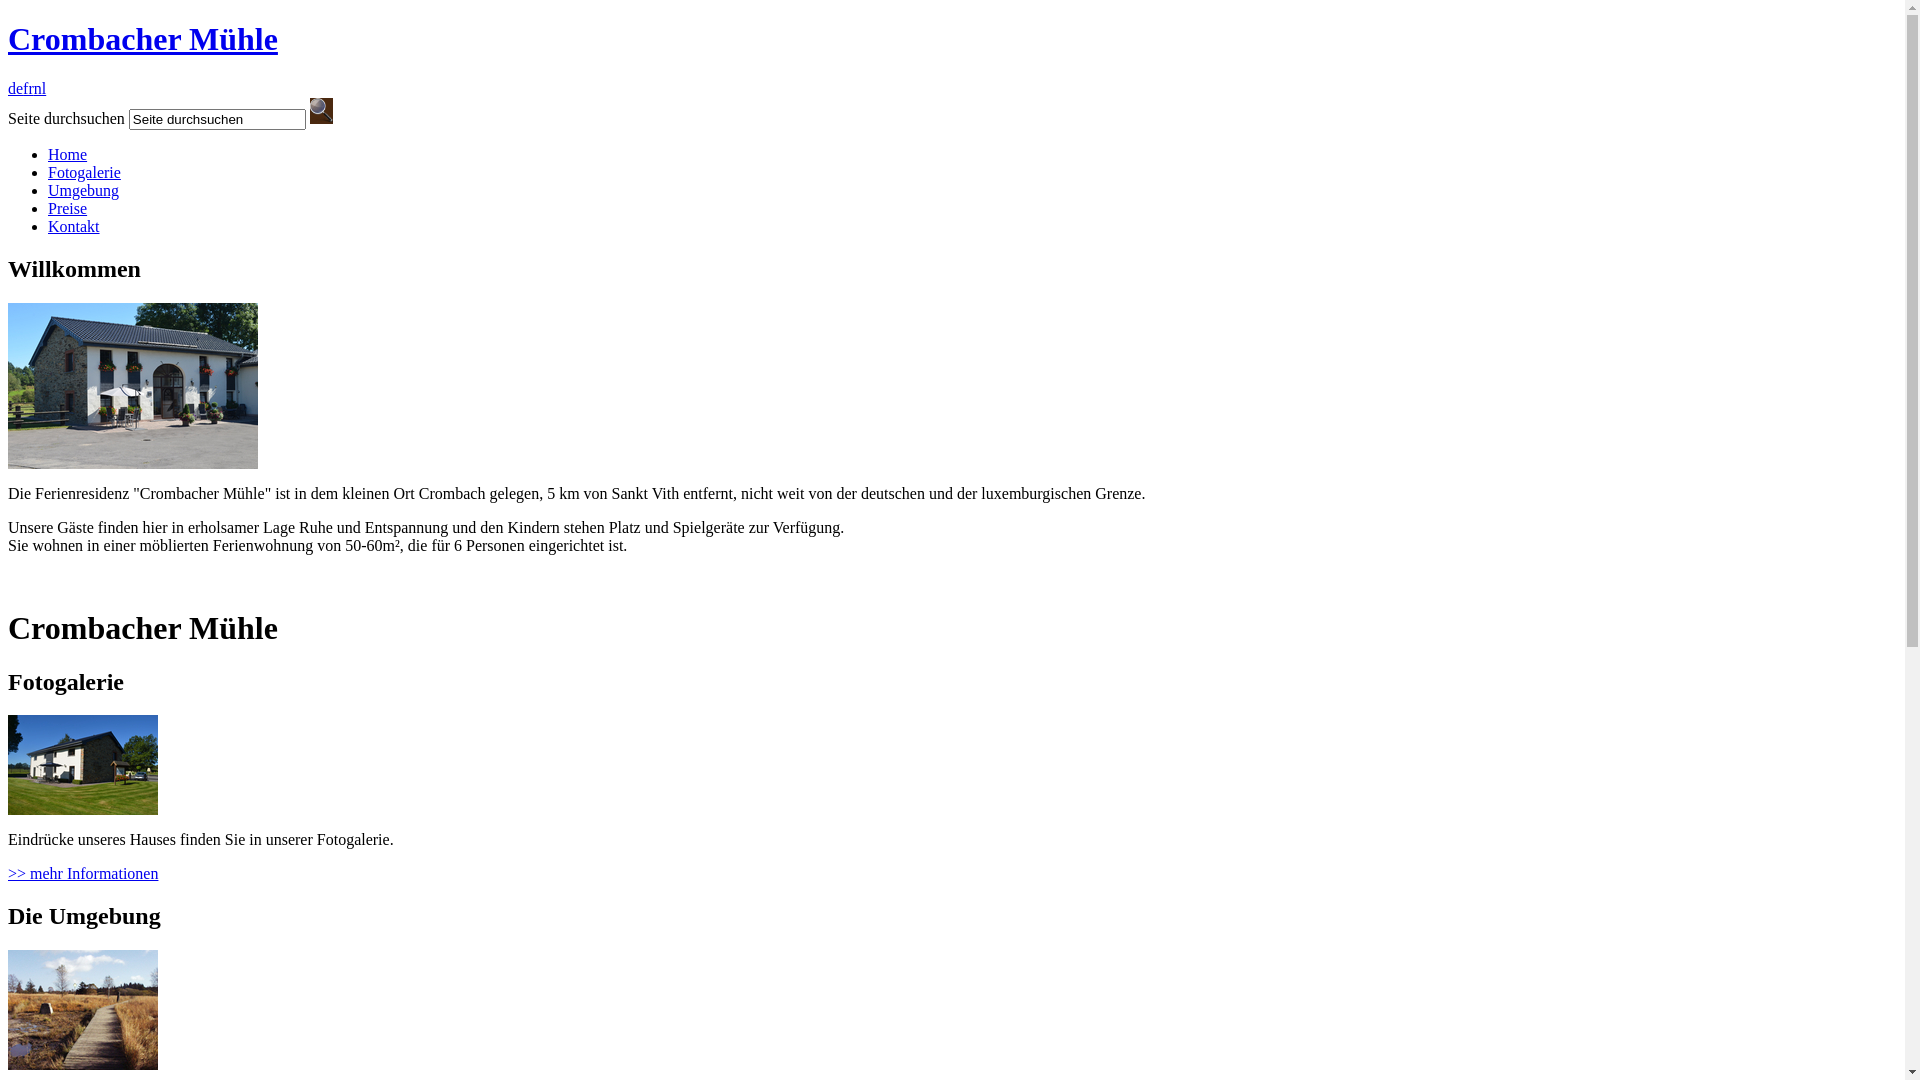 Image resolution: width=1920 pixels, height=1080 pixels. I want to click on 'Preise', so click(67, 208).